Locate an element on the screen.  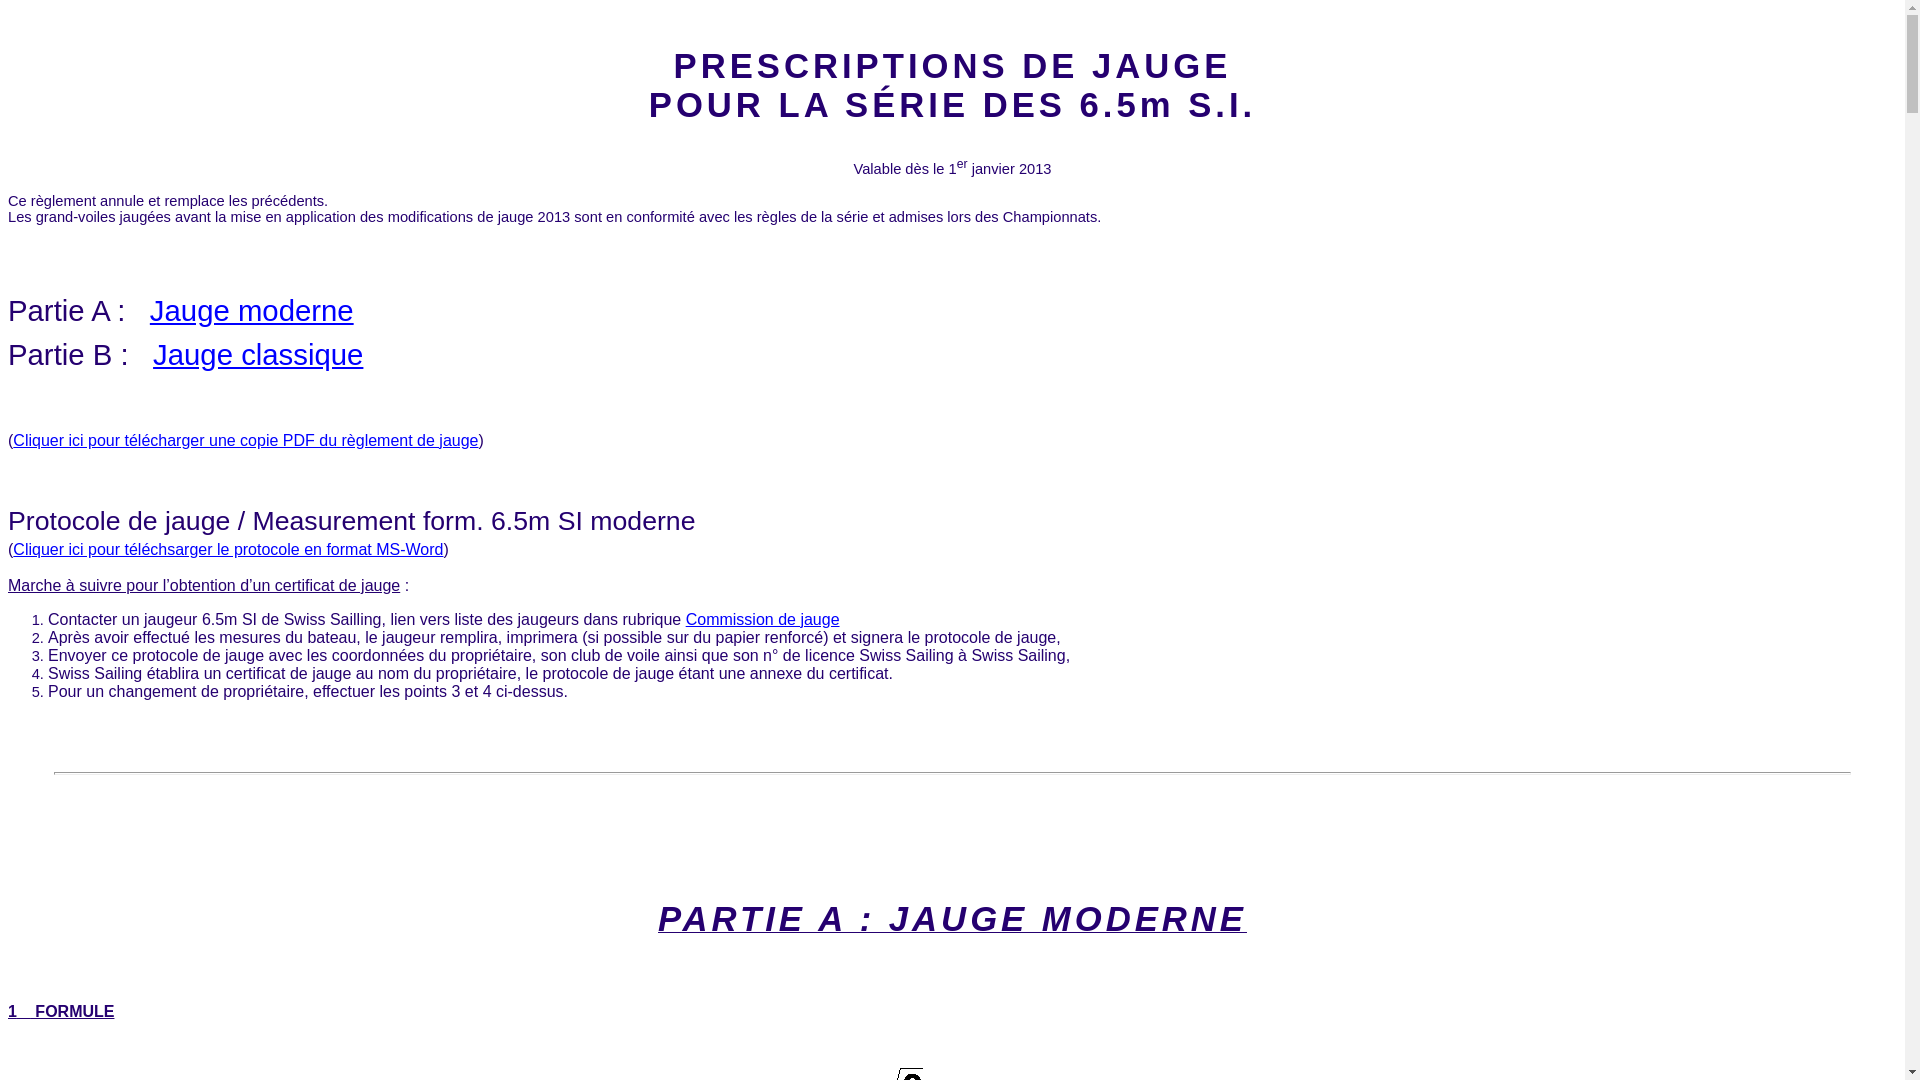
'1       FORMULE' is located at coordinates (8, 1011).